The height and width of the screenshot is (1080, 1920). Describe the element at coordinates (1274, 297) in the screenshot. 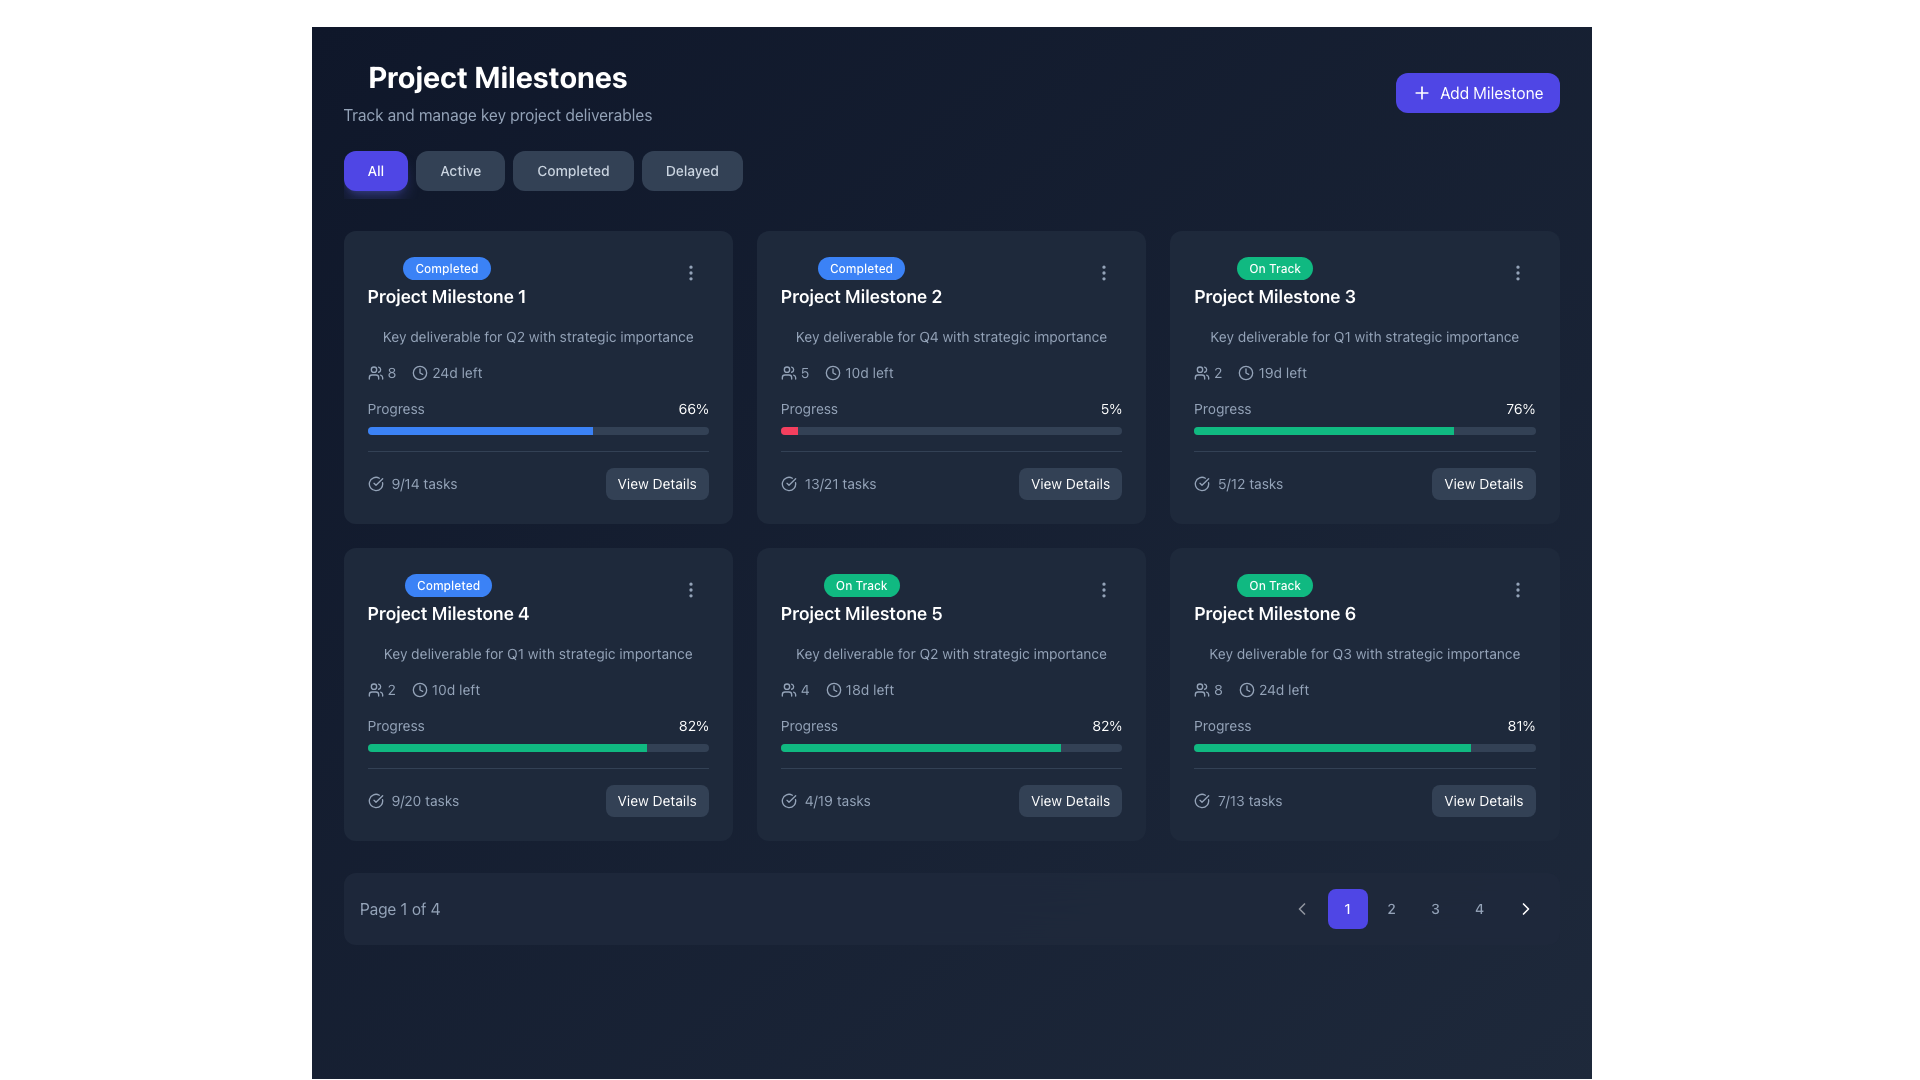

I see `the text label 'Project Milestone 3', which is displayed in a bold, large font with white coloring against a dark background, located below the 'On Track' badge in the top-right card of the grid layout` at that location.